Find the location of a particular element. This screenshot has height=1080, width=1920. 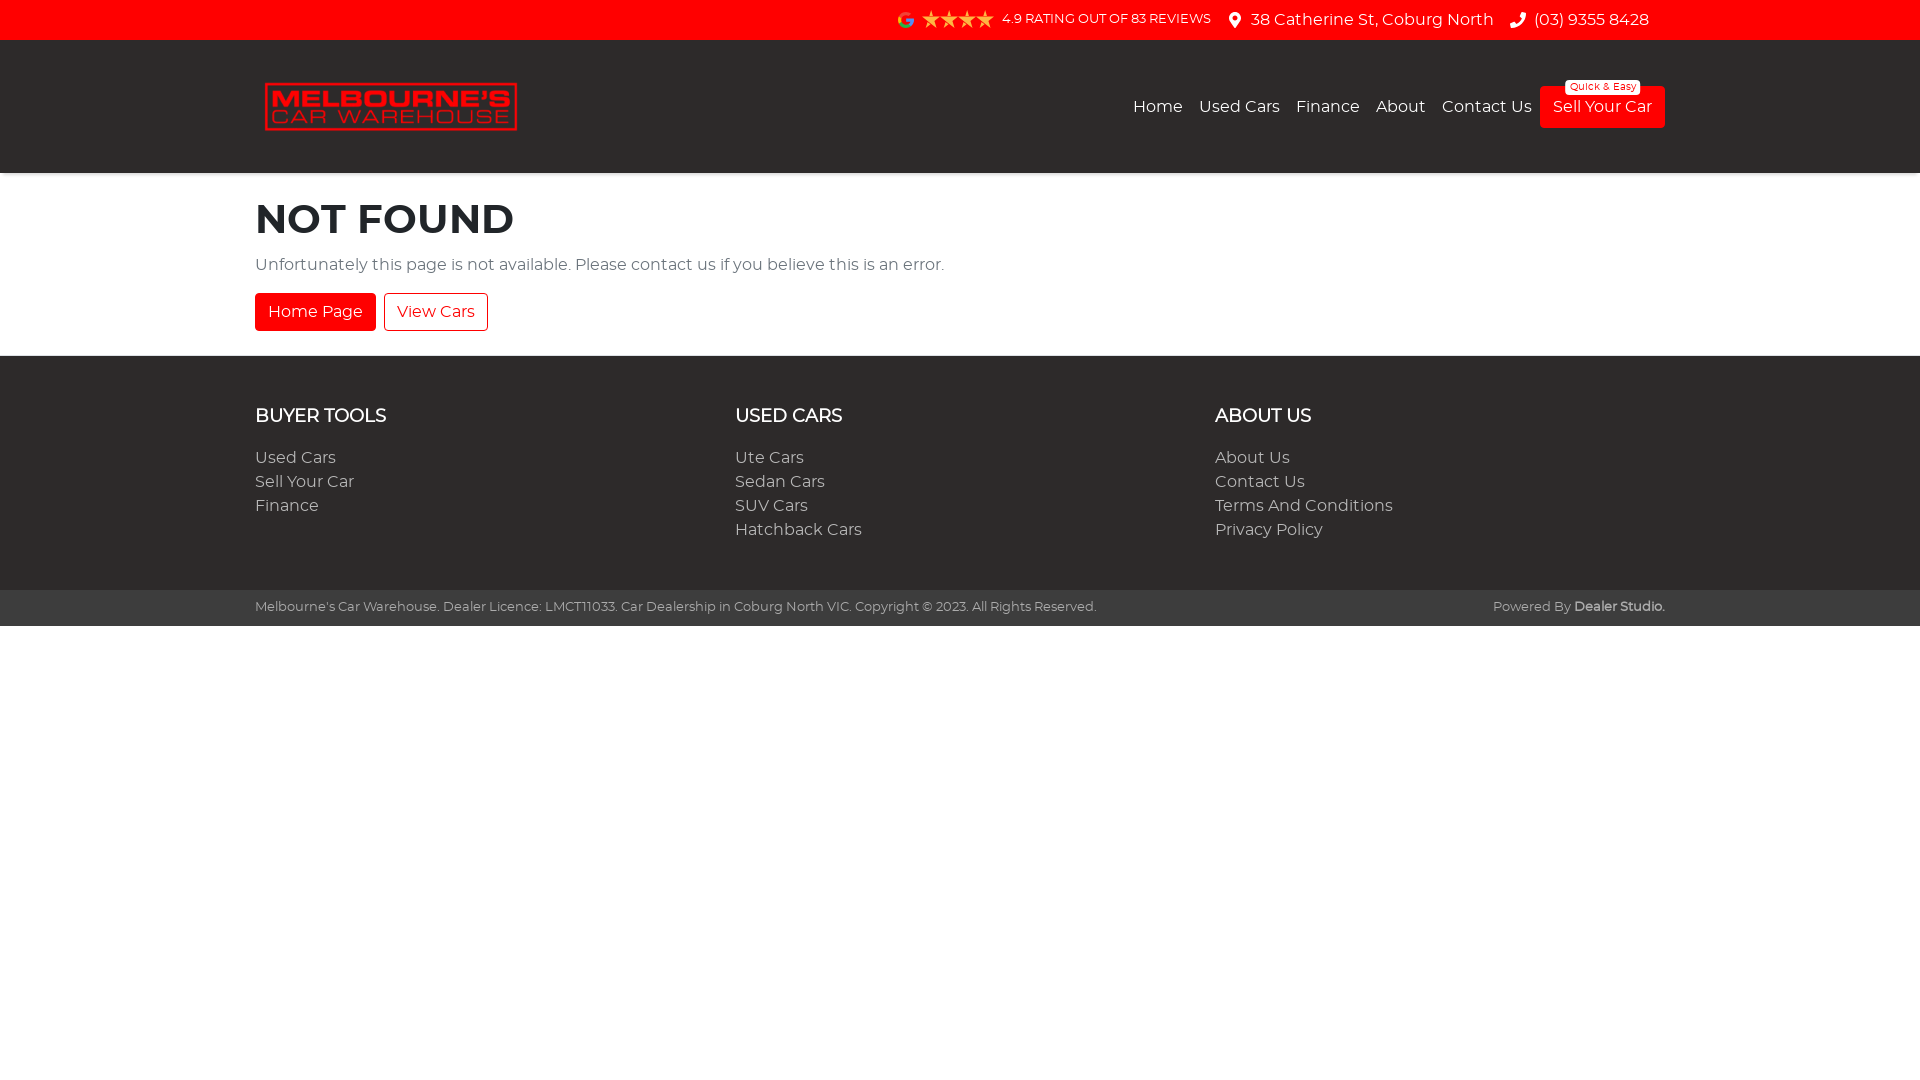

'Sell Your Car' is located at coordinates (1602, 107).